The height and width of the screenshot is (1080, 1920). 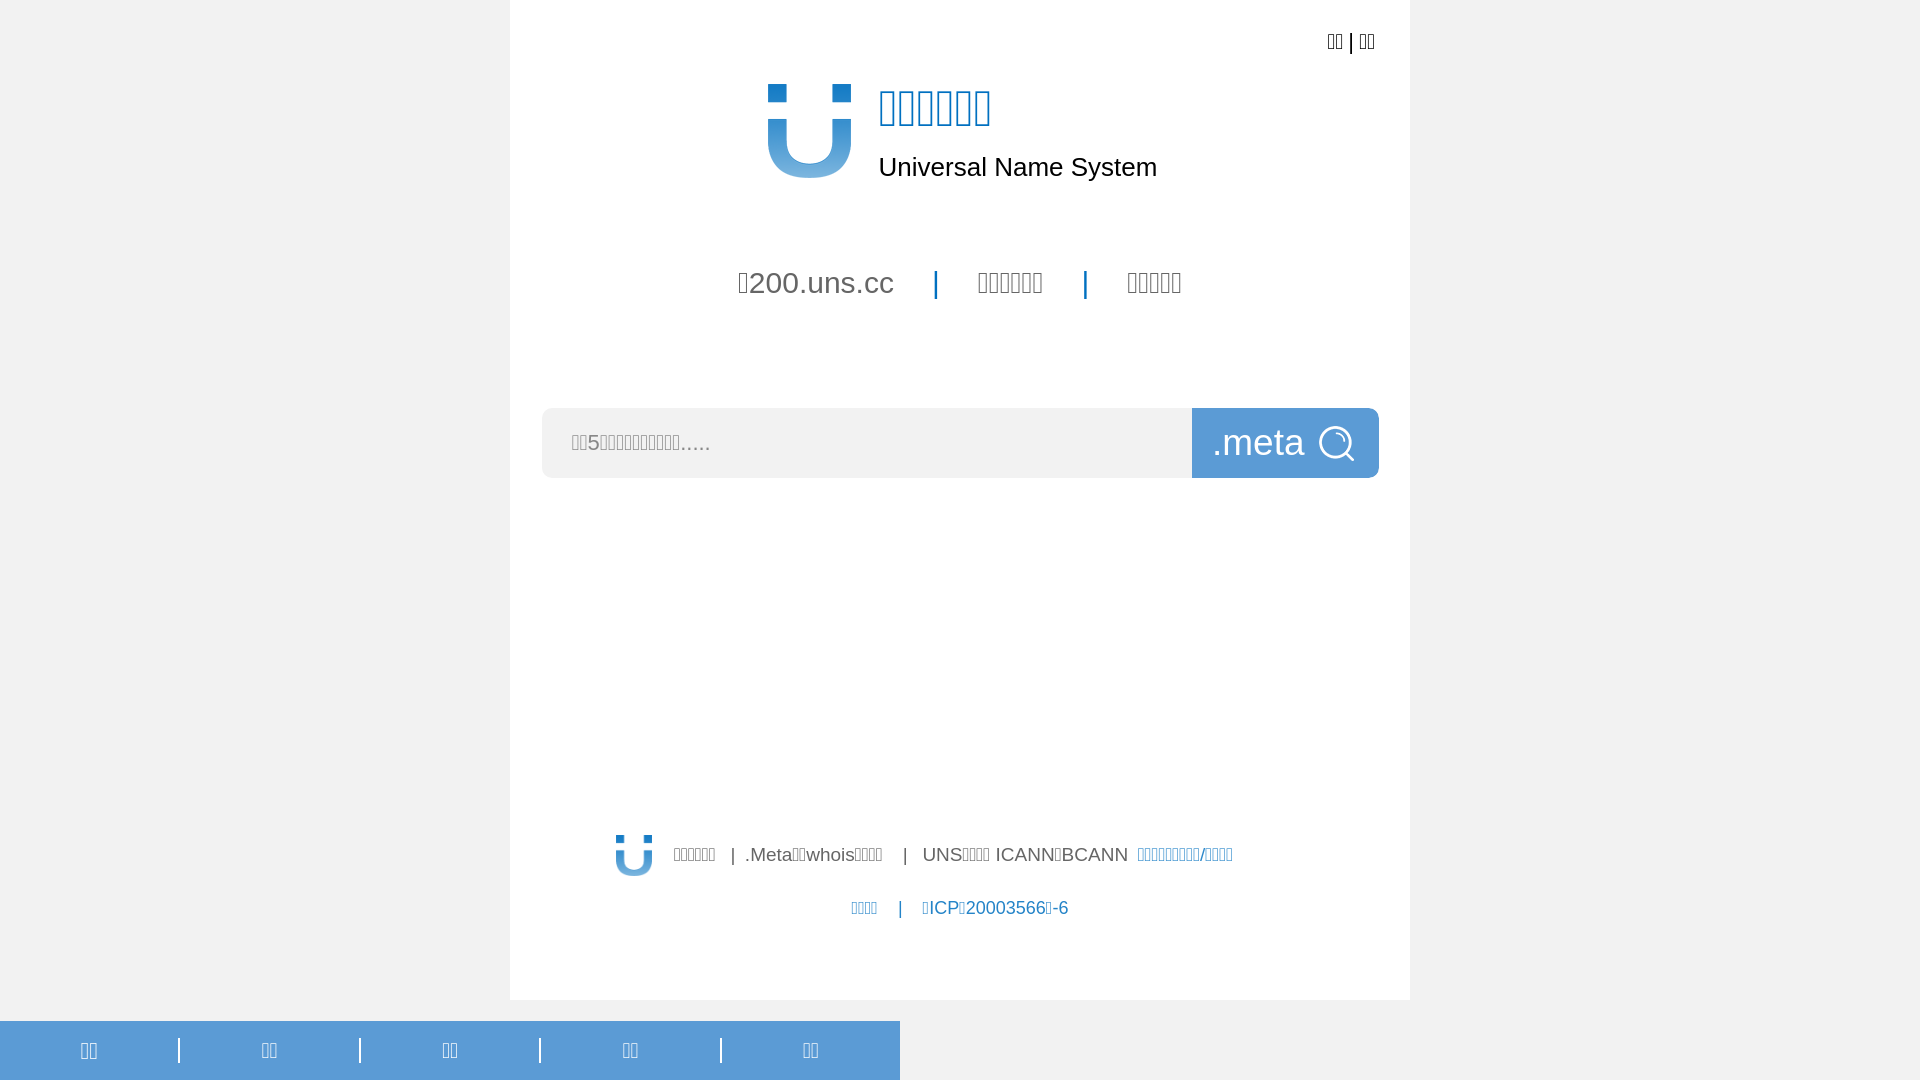 What do you see at coordinates (1094, 854) in the screenshot?
I see `'BCANN'` at bounding box center [1094, 854].